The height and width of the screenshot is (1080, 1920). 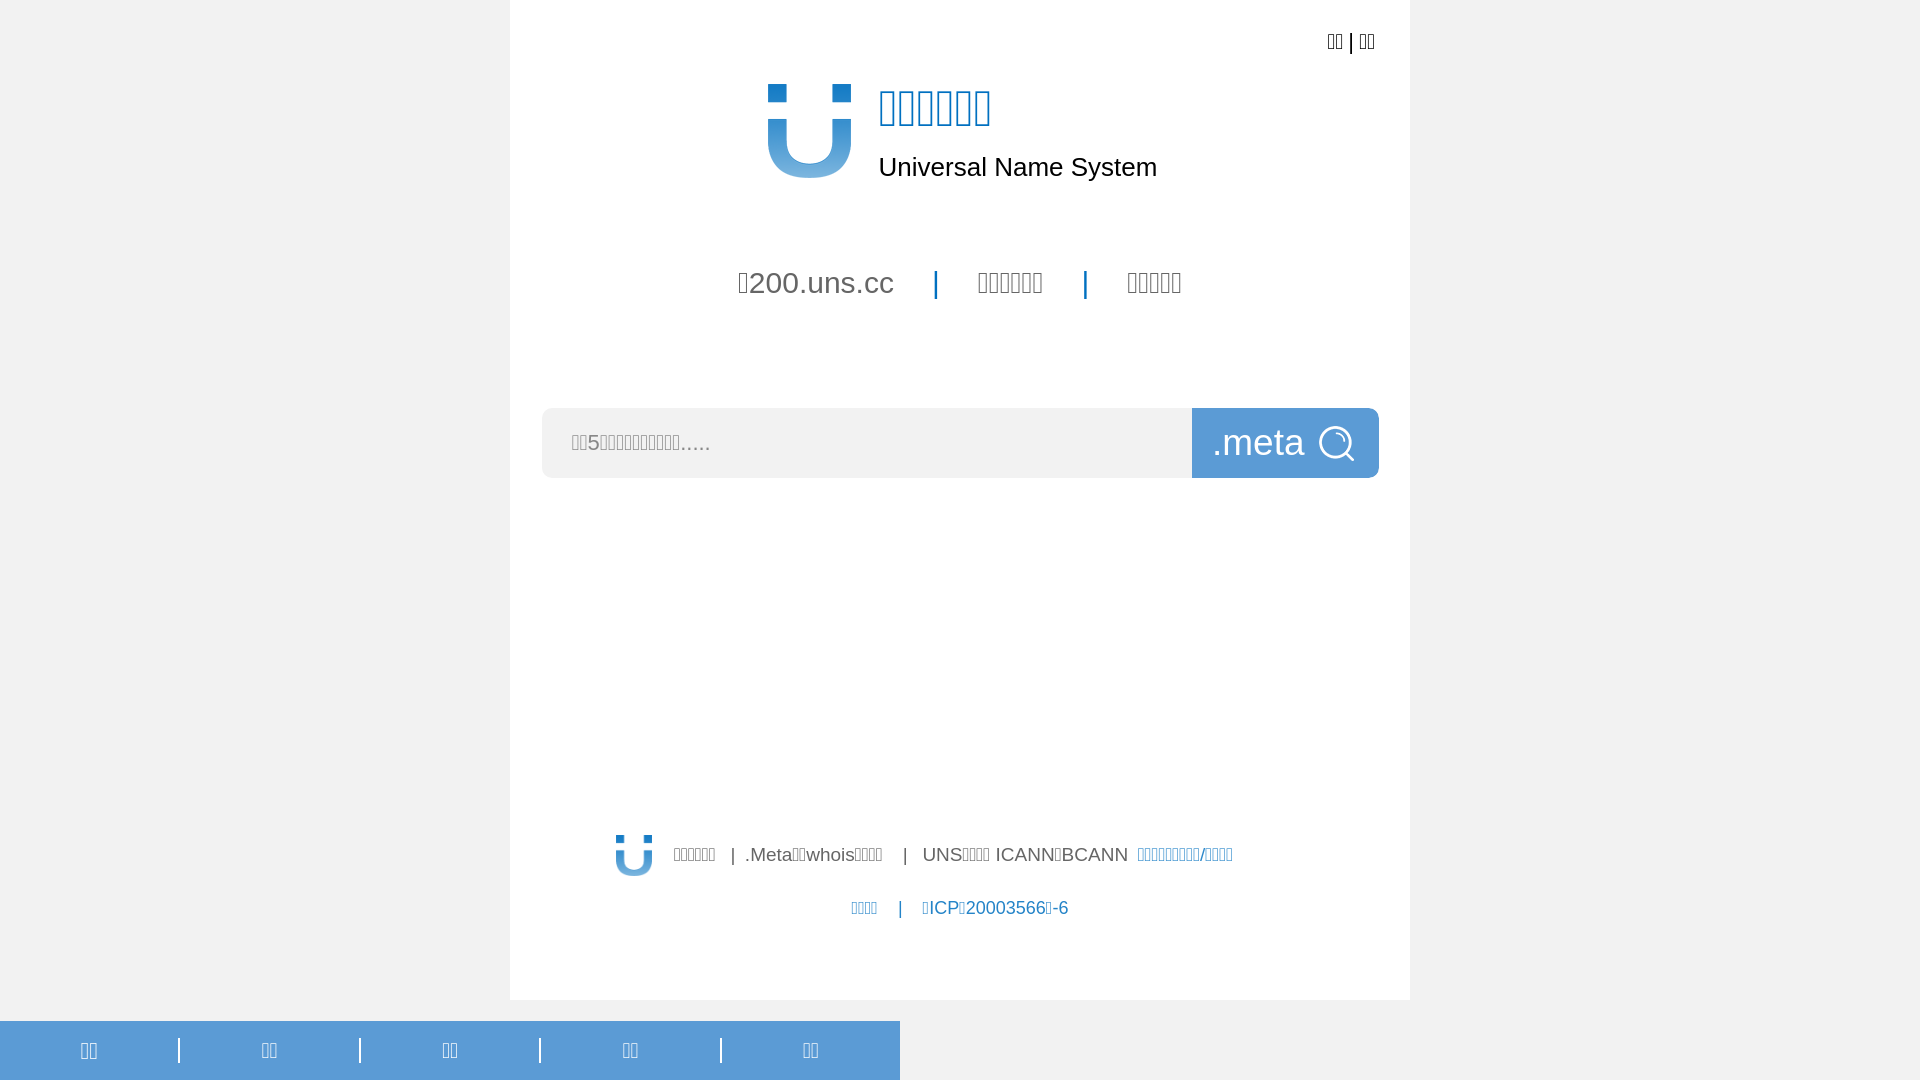 What do you see at coordinates (1094, 854) in the screenshot?
I see `'BCANN'` at bounding box center [1094, 854].